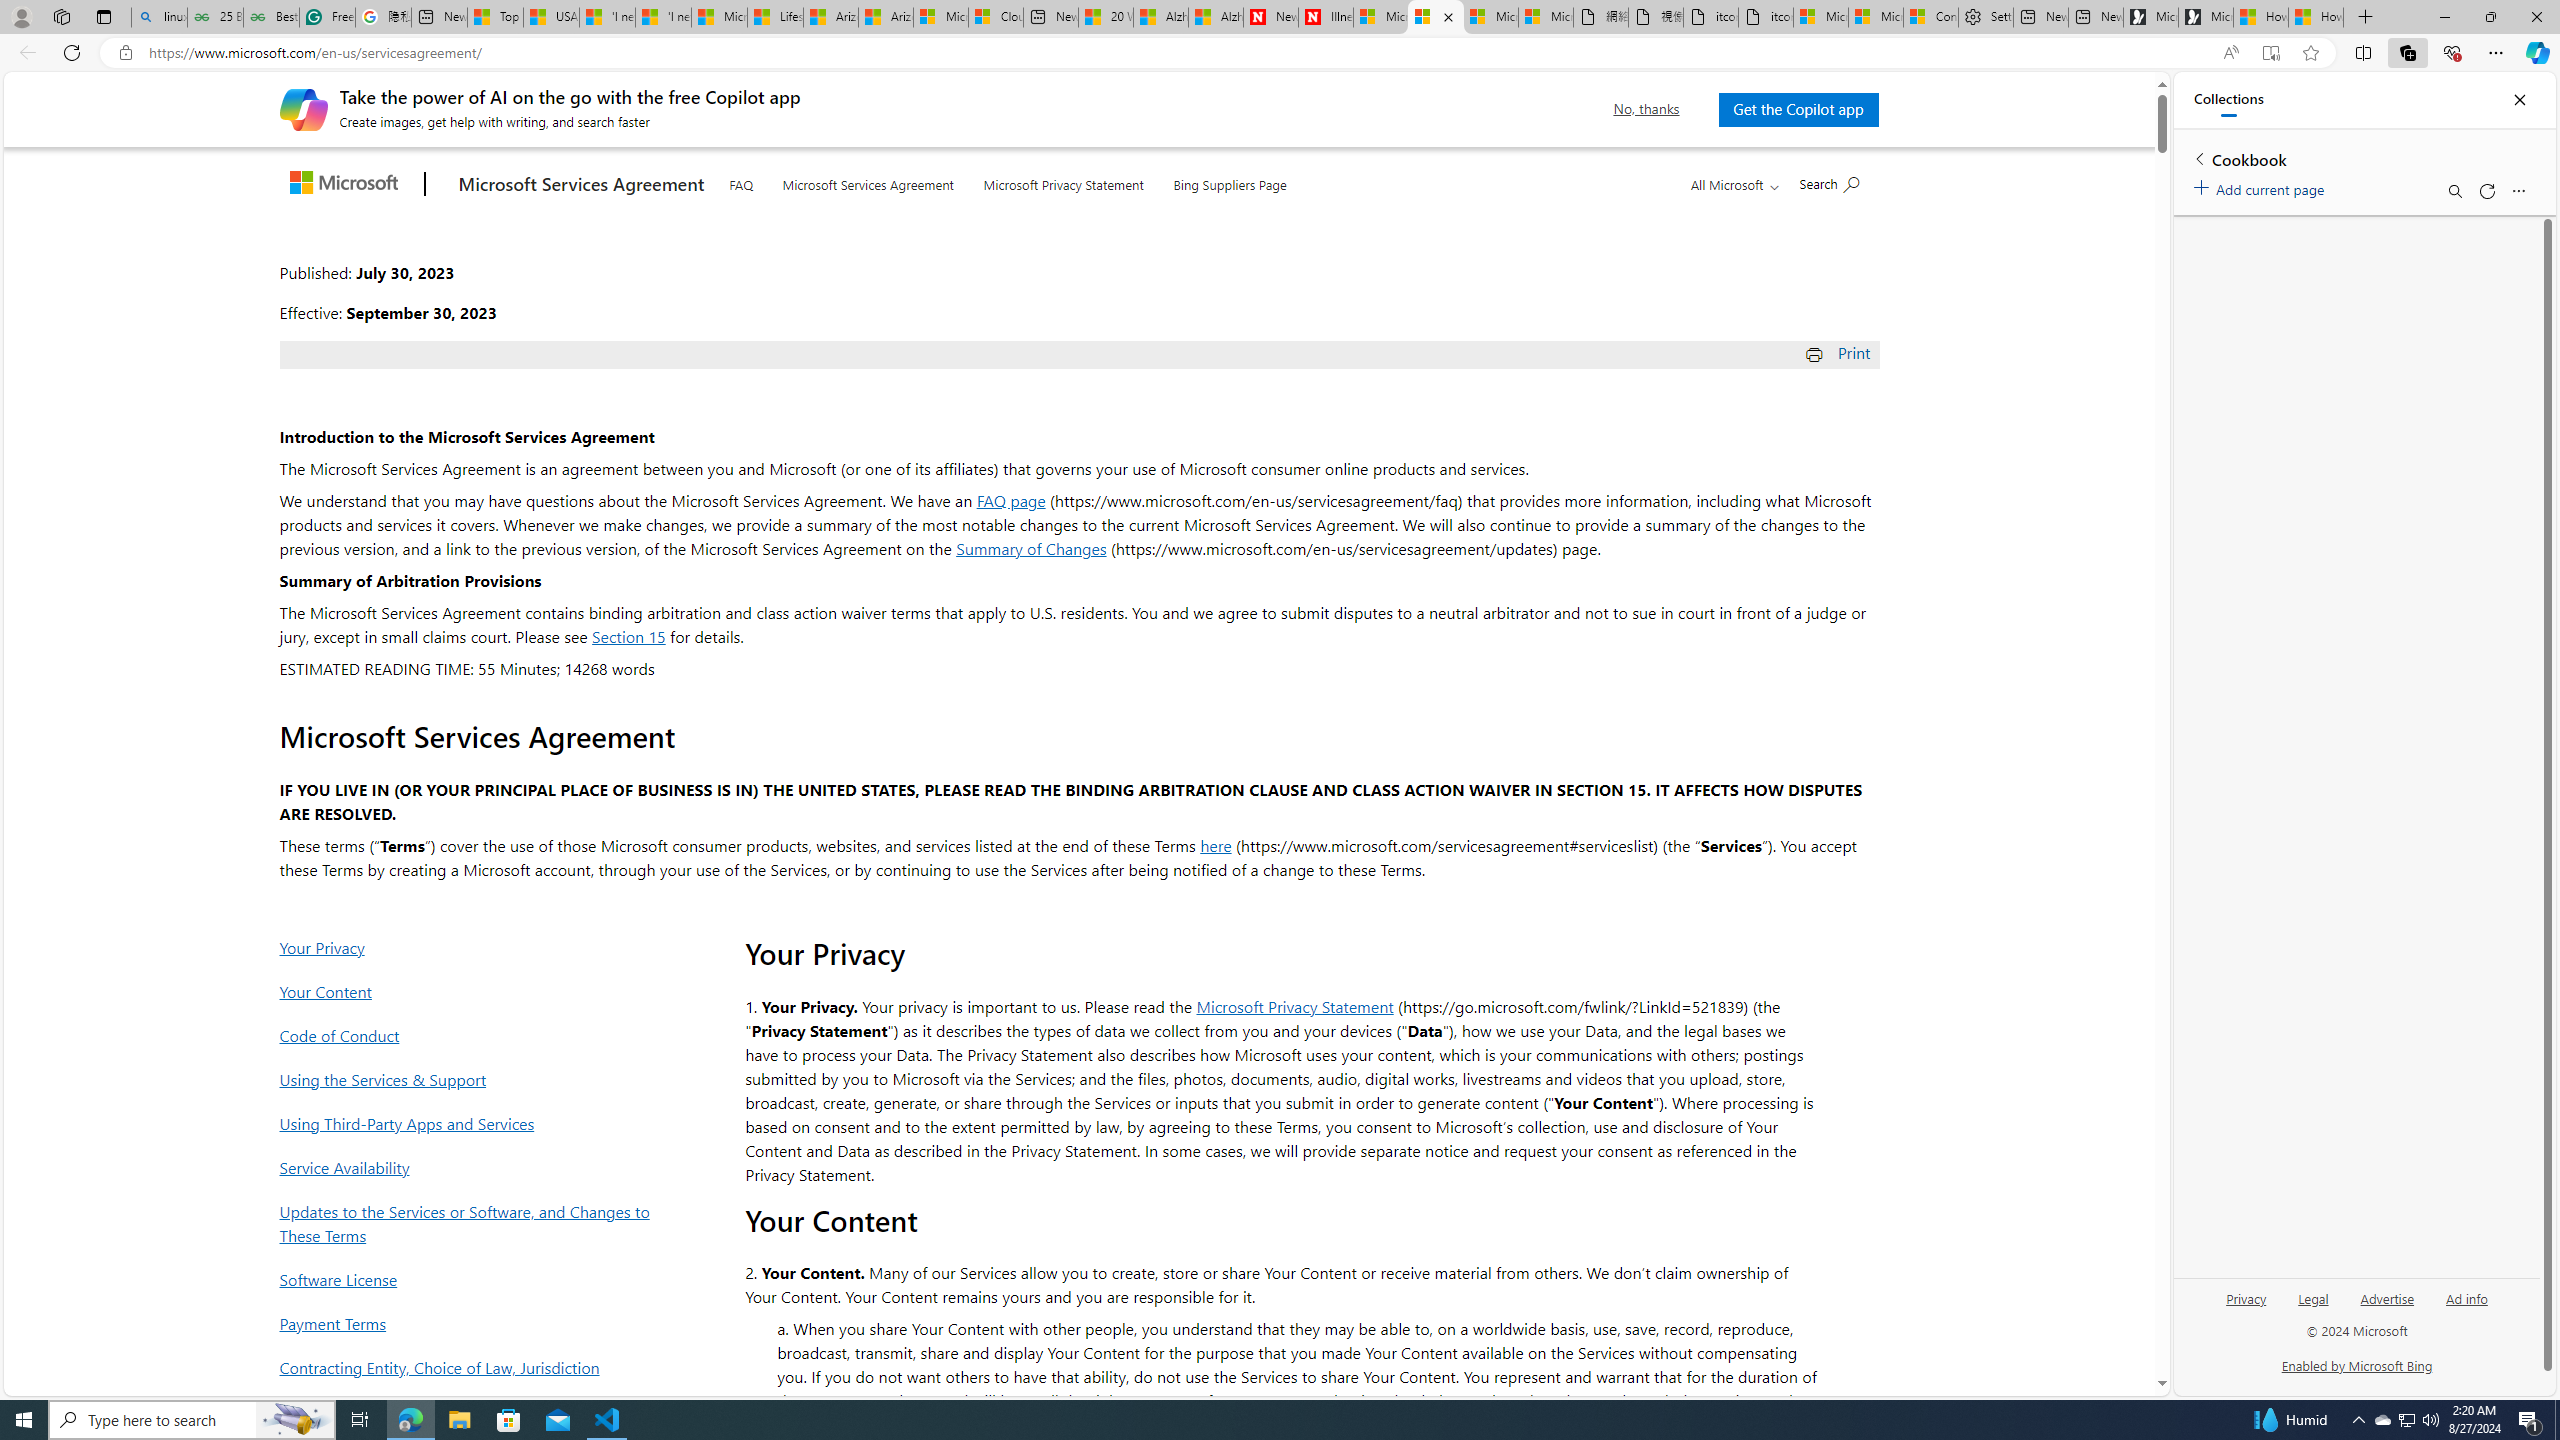  I want to click on 'More options menu', so click(2519, 191).